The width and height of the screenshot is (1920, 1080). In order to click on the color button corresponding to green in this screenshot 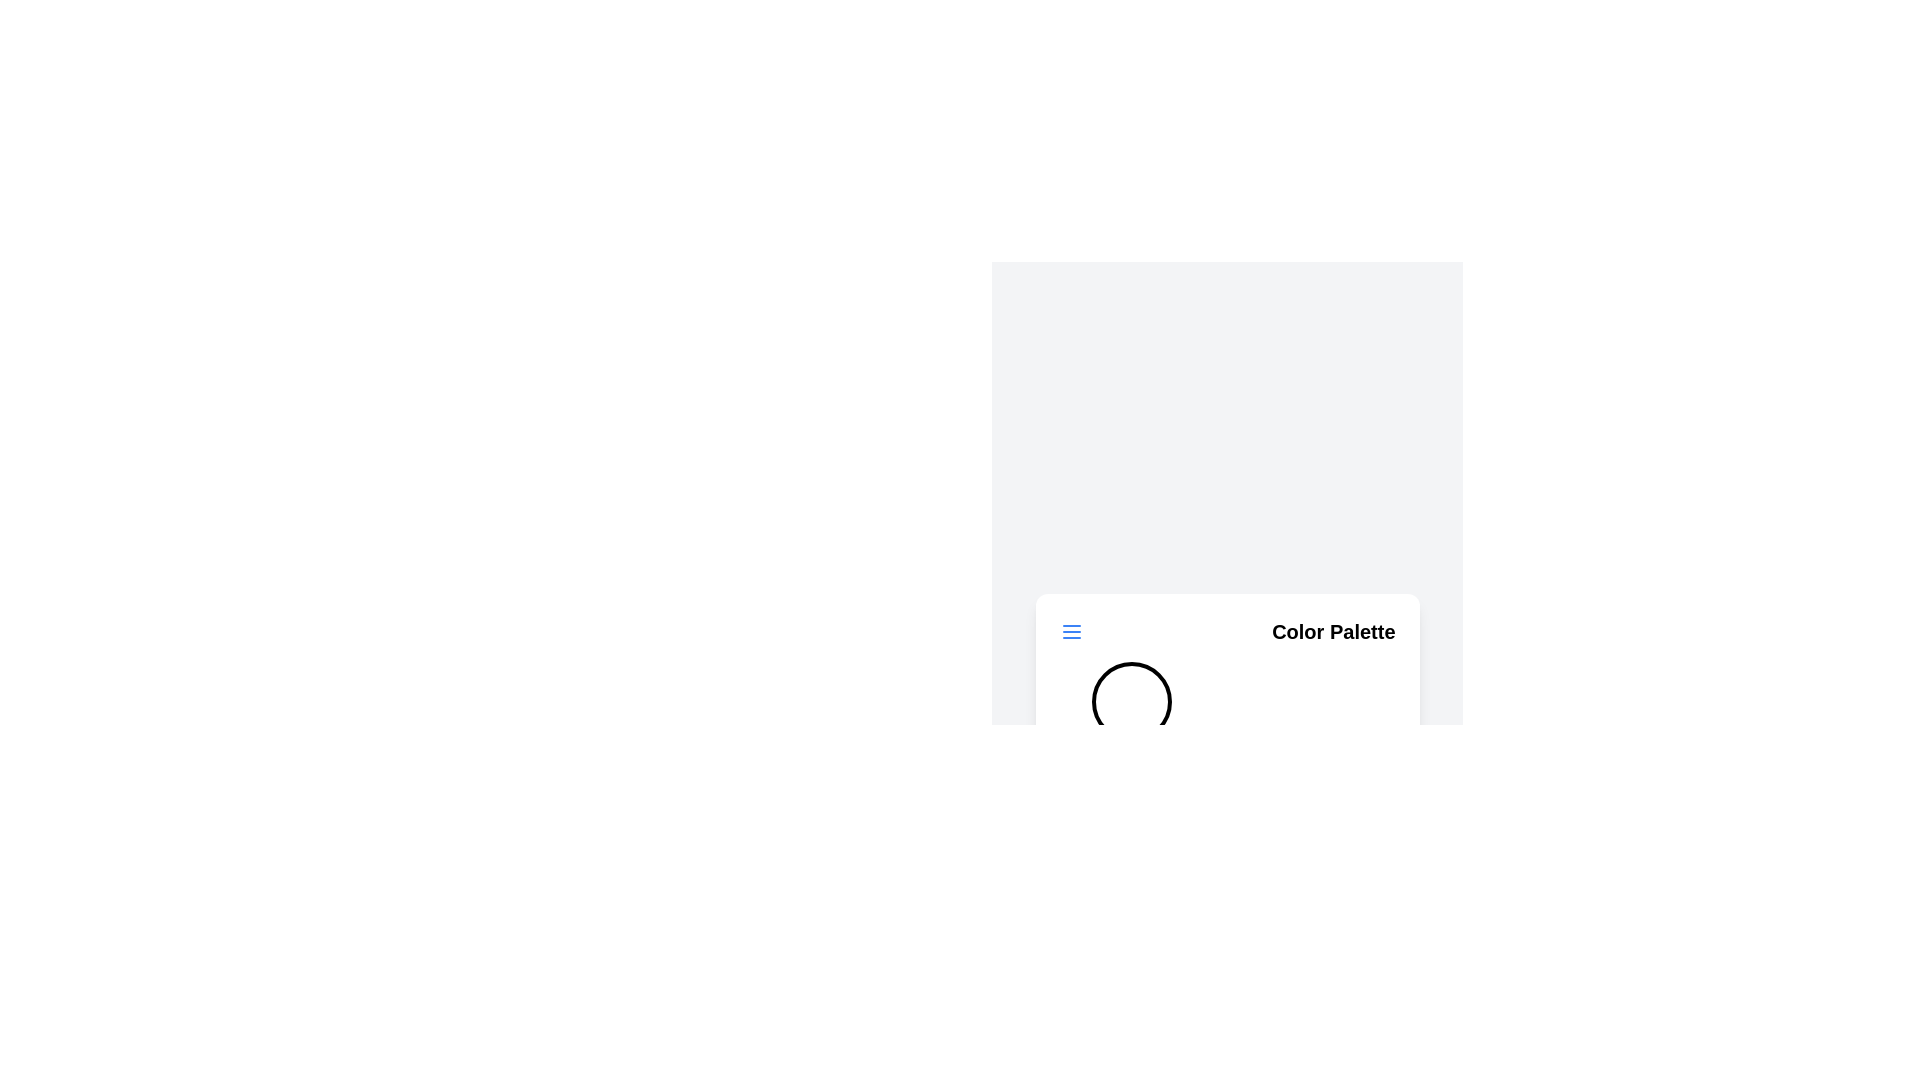, I will do `click(1226, 701)`.